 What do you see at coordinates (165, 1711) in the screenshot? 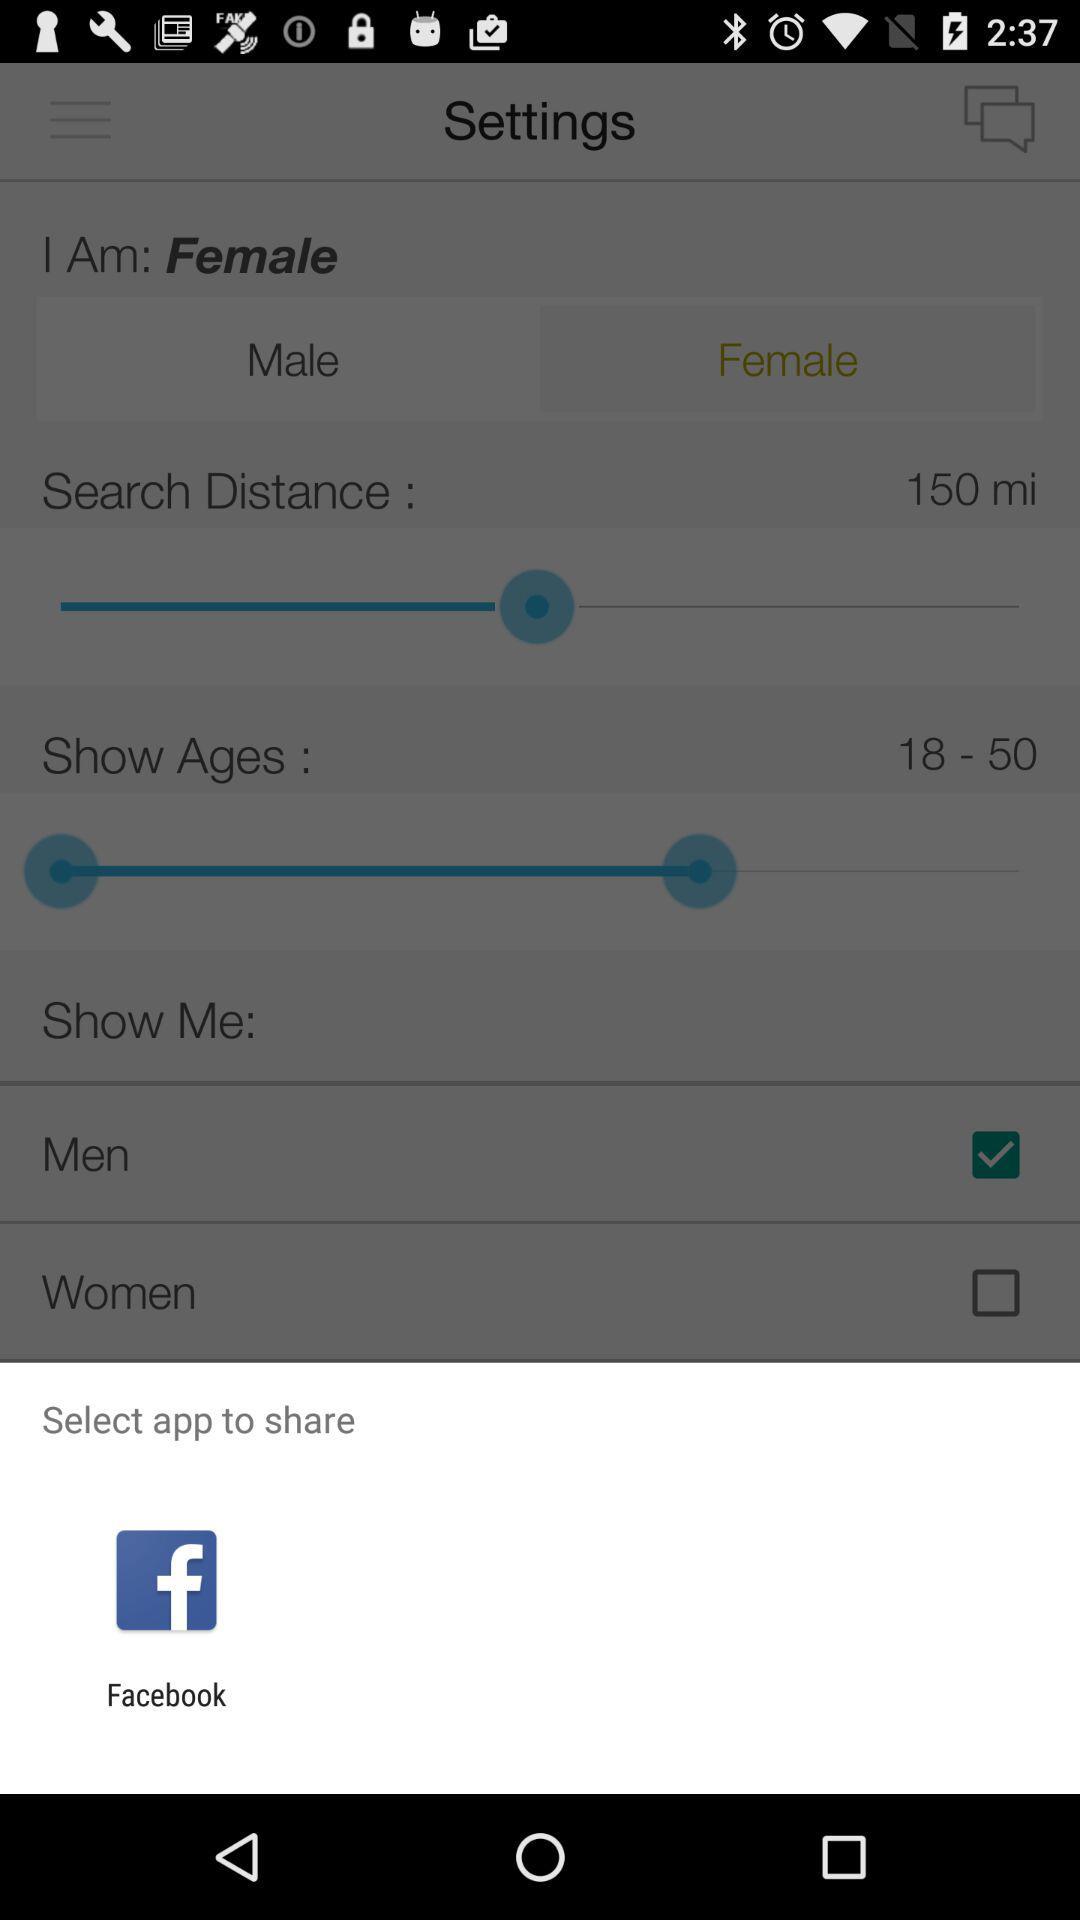
I see `facebook app` at bounding box center [165, 1711].